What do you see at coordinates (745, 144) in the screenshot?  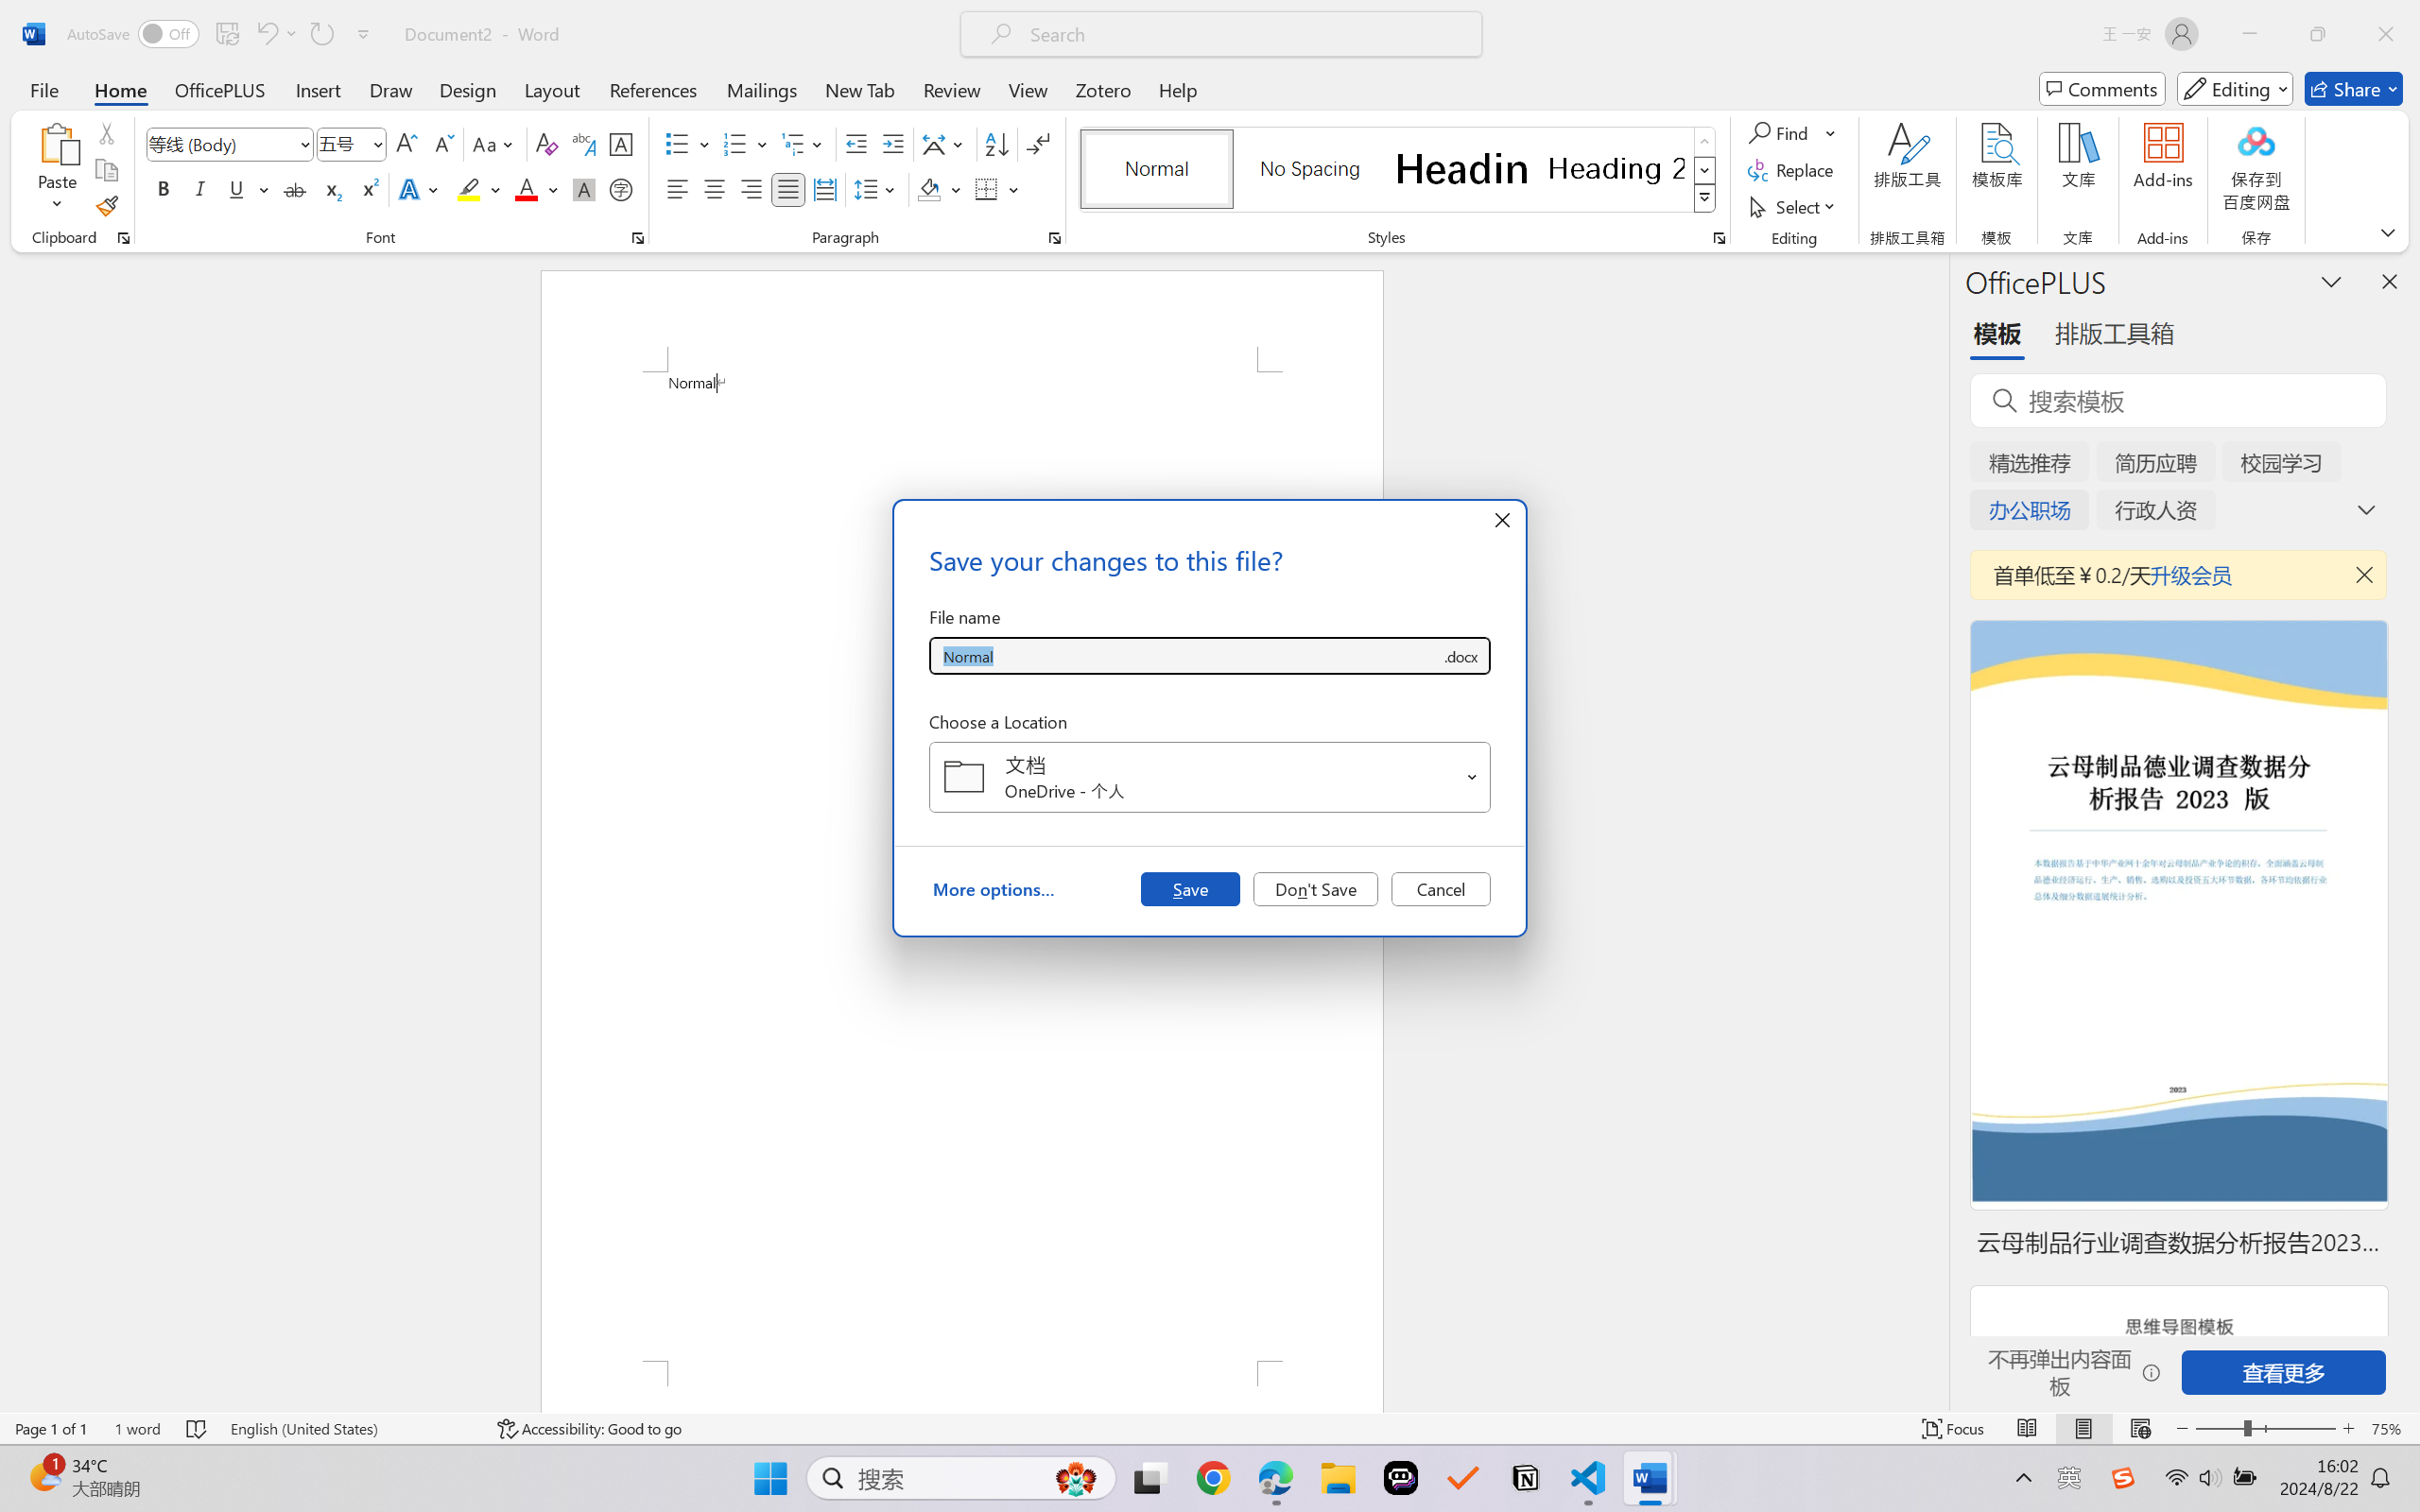 I see `'Numbering'` at bounding box center [745, 144].